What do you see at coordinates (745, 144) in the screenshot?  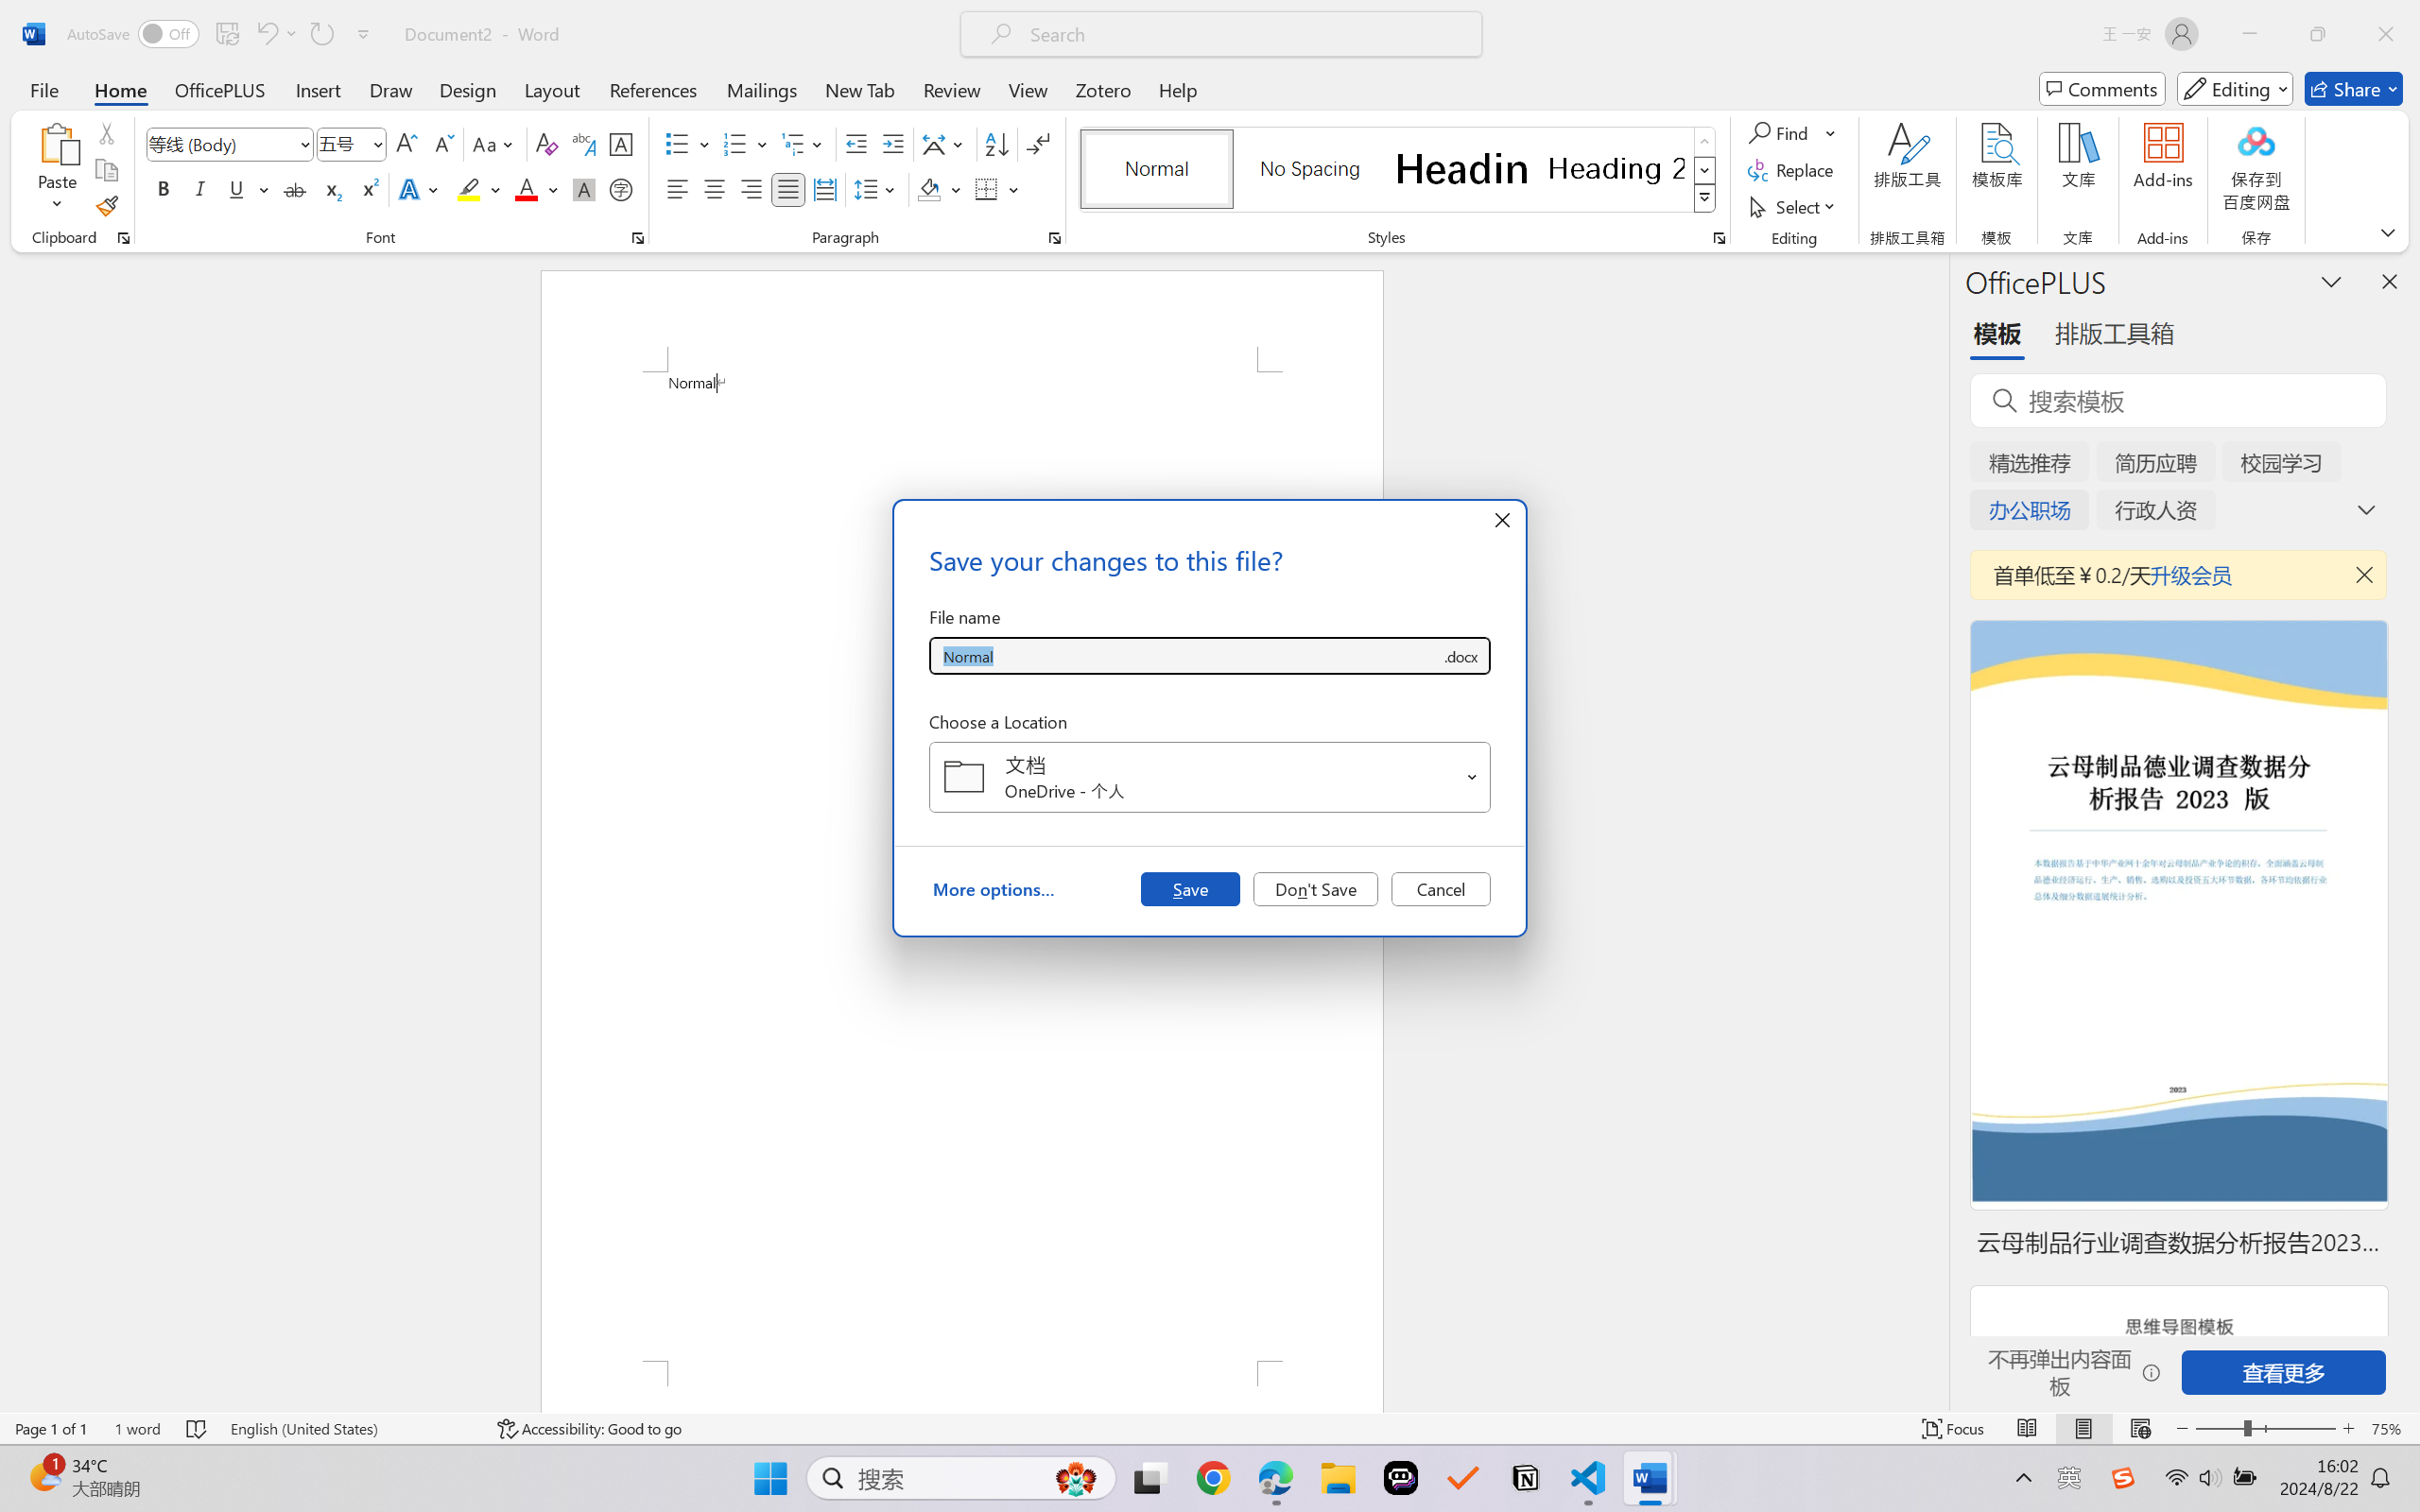 I see `'Numbering'` at bounding box center [745, 144].